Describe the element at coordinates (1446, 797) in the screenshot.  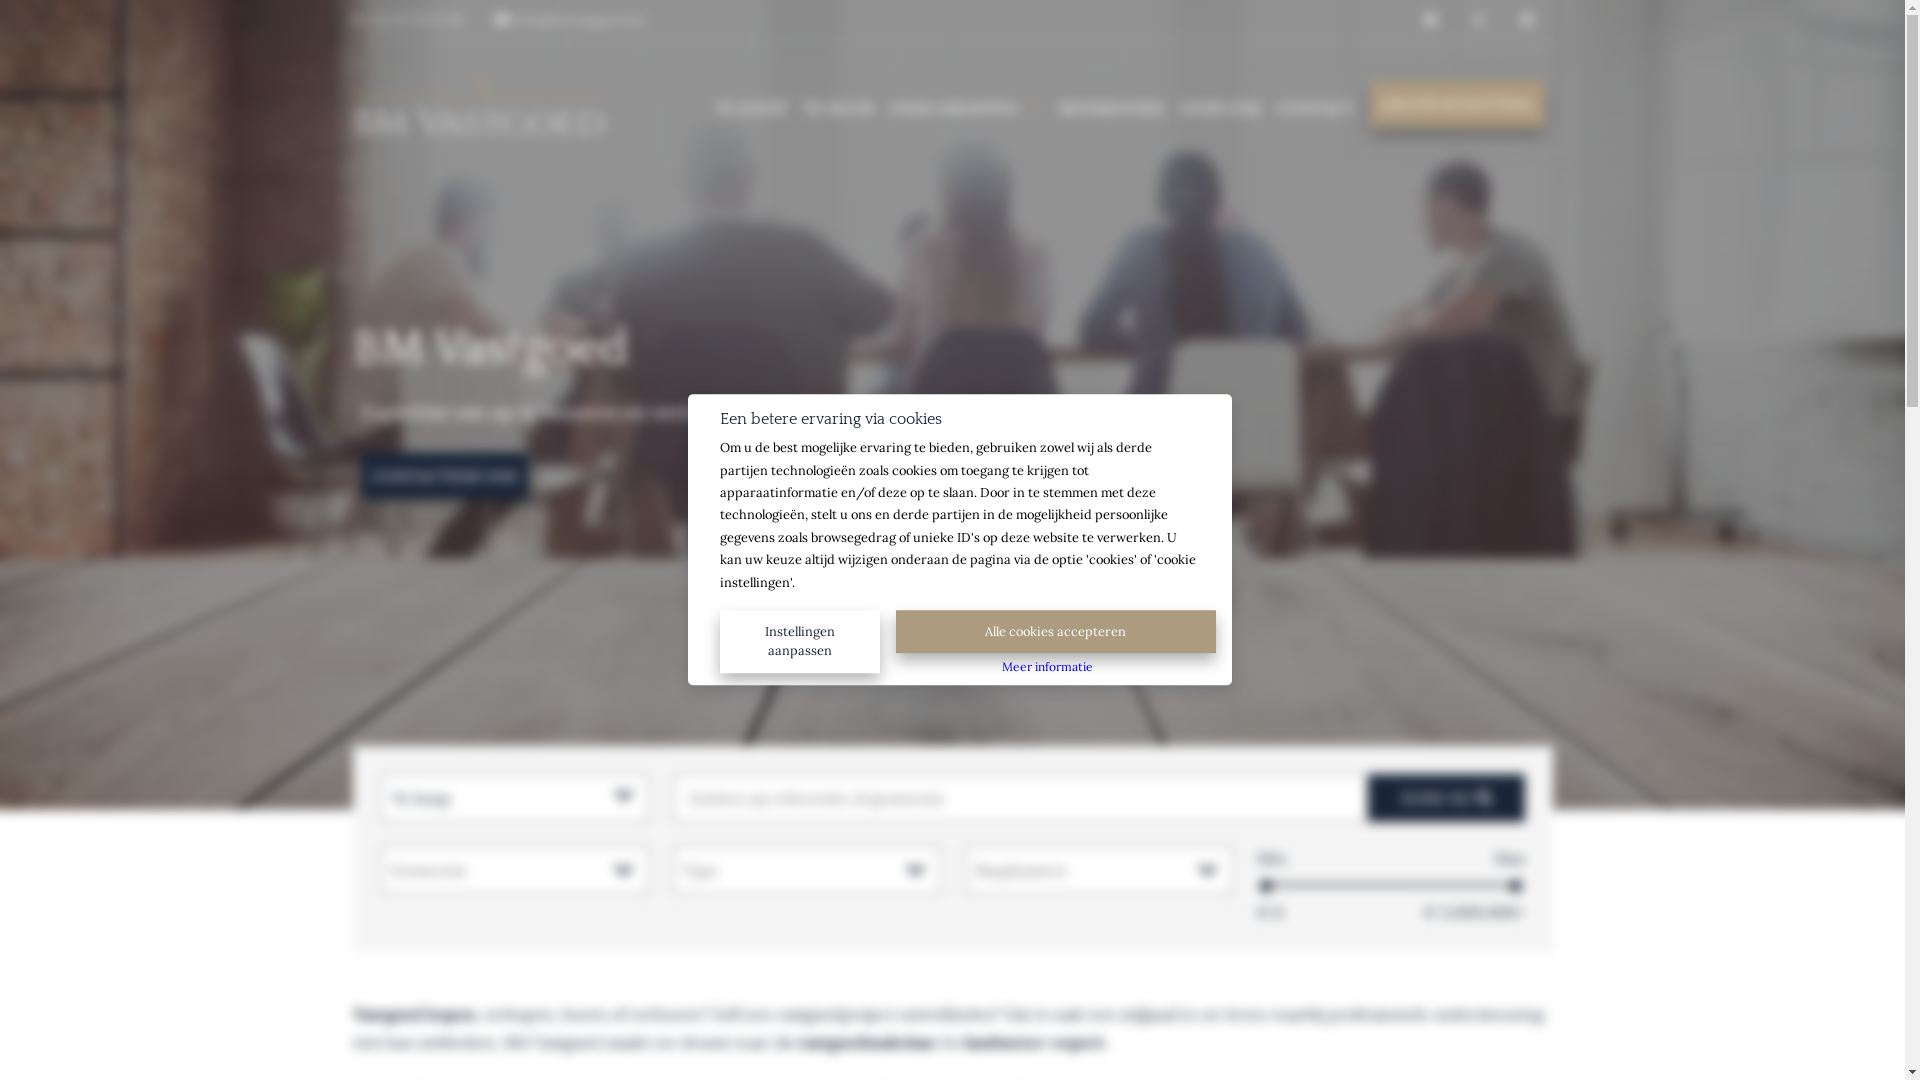
I see `'ZOEK NU '` at that location.